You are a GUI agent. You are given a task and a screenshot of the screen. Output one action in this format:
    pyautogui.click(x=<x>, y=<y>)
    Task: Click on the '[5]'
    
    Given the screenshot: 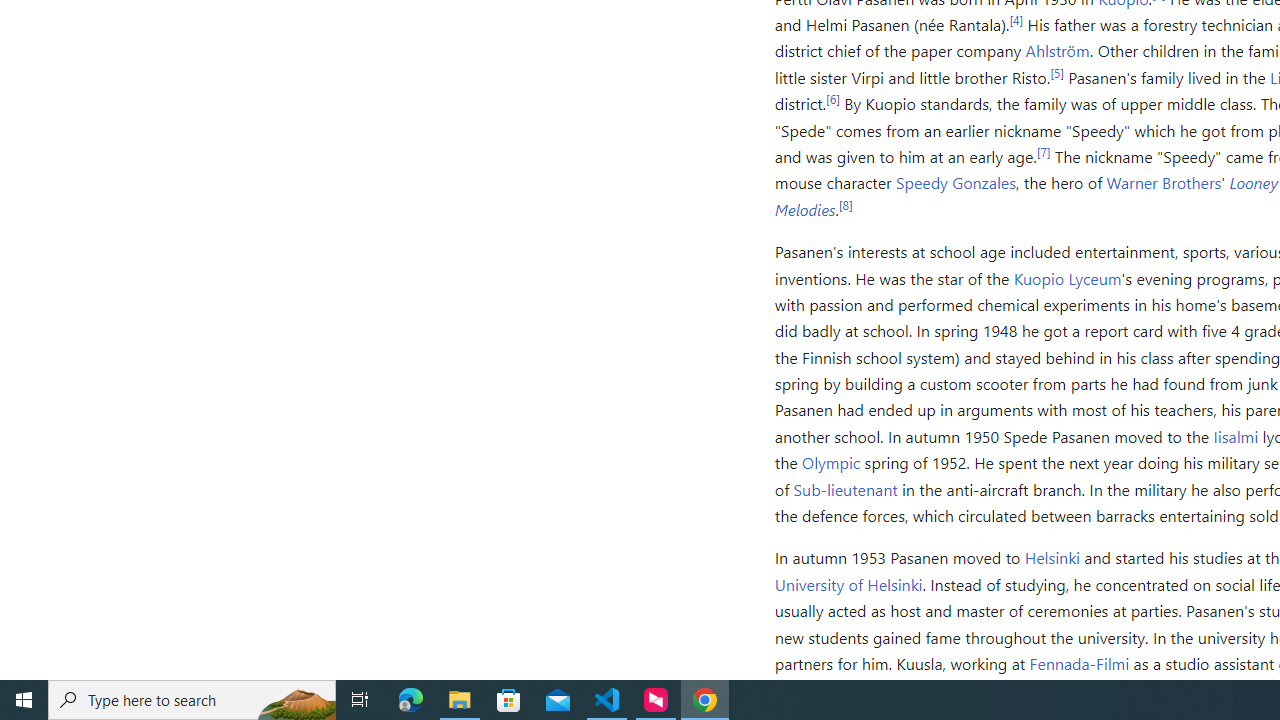 What is the action you would take?
    pyautogui.click(x=1055, y=71)
    